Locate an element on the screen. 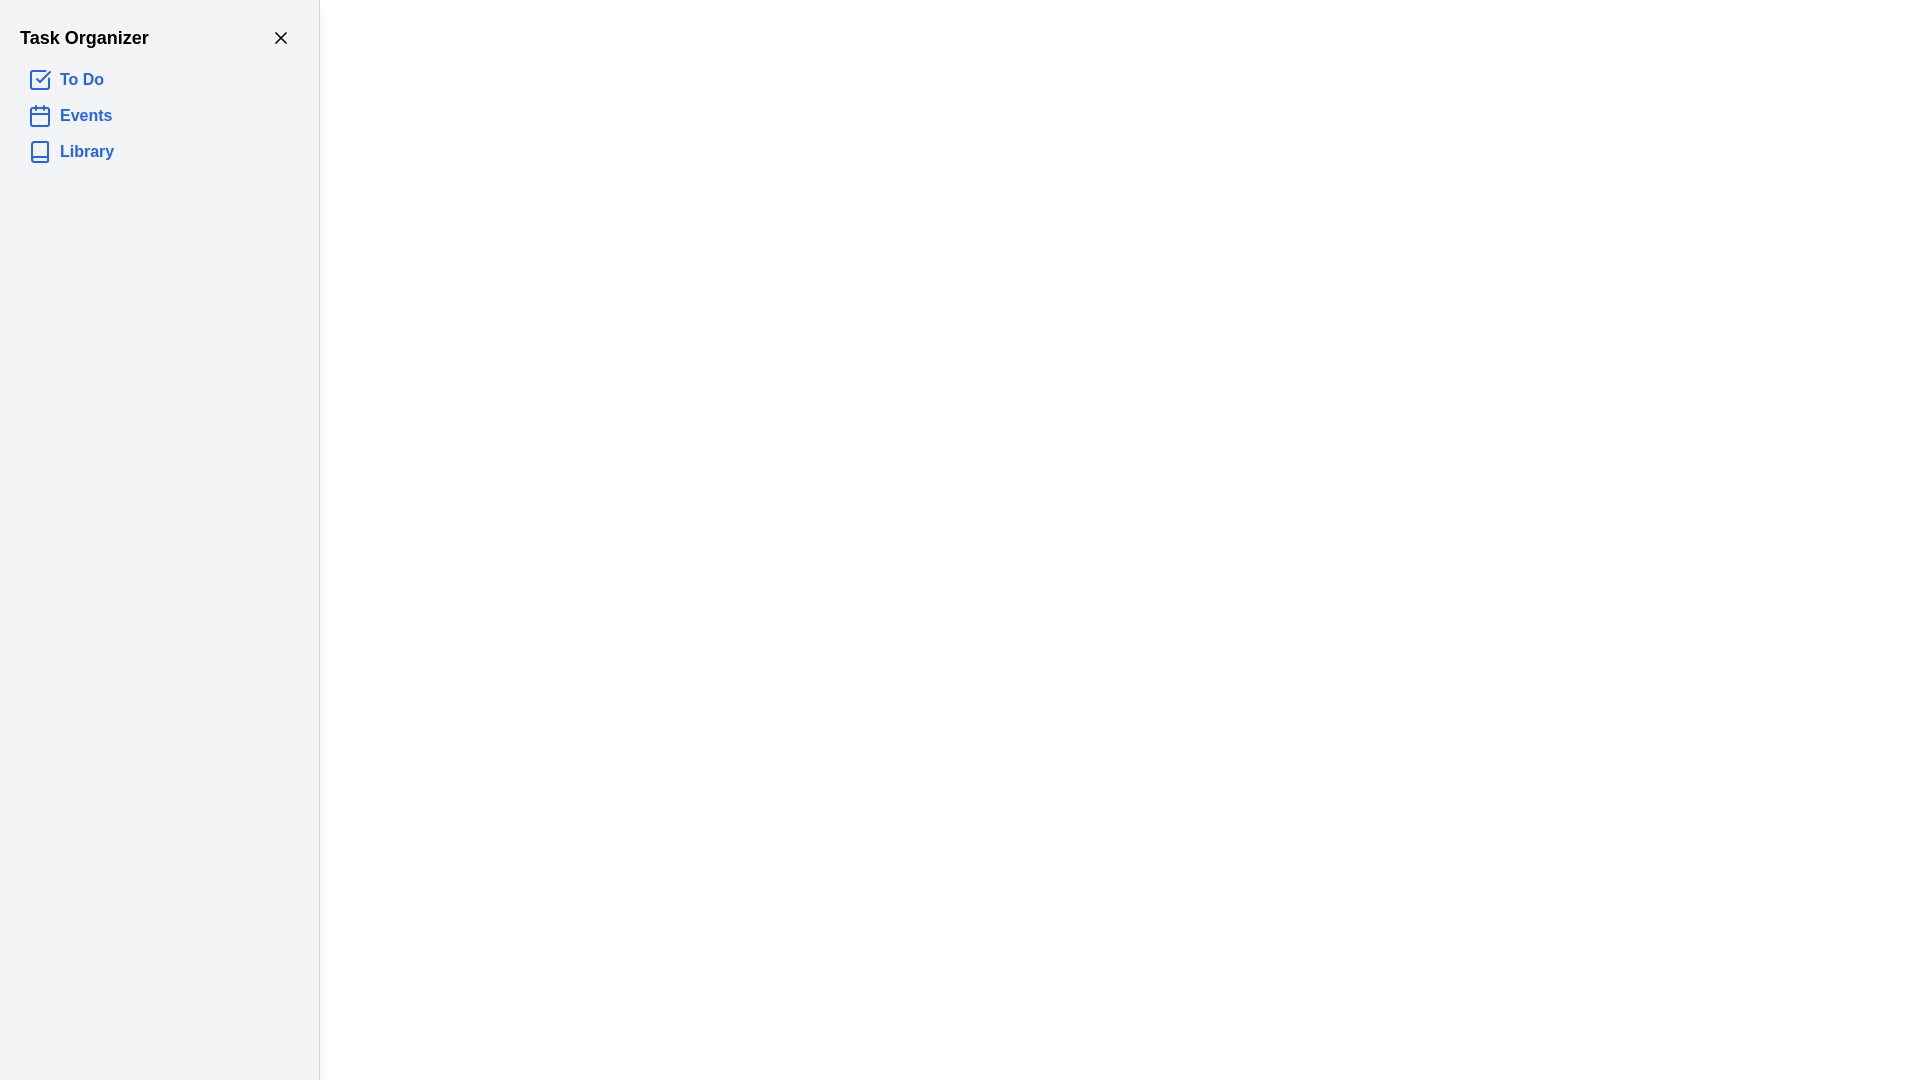 Image resolution: width=1920 pixels, height=1080 pixels. the close button to close the drawer is located at coordinates (280, 38).